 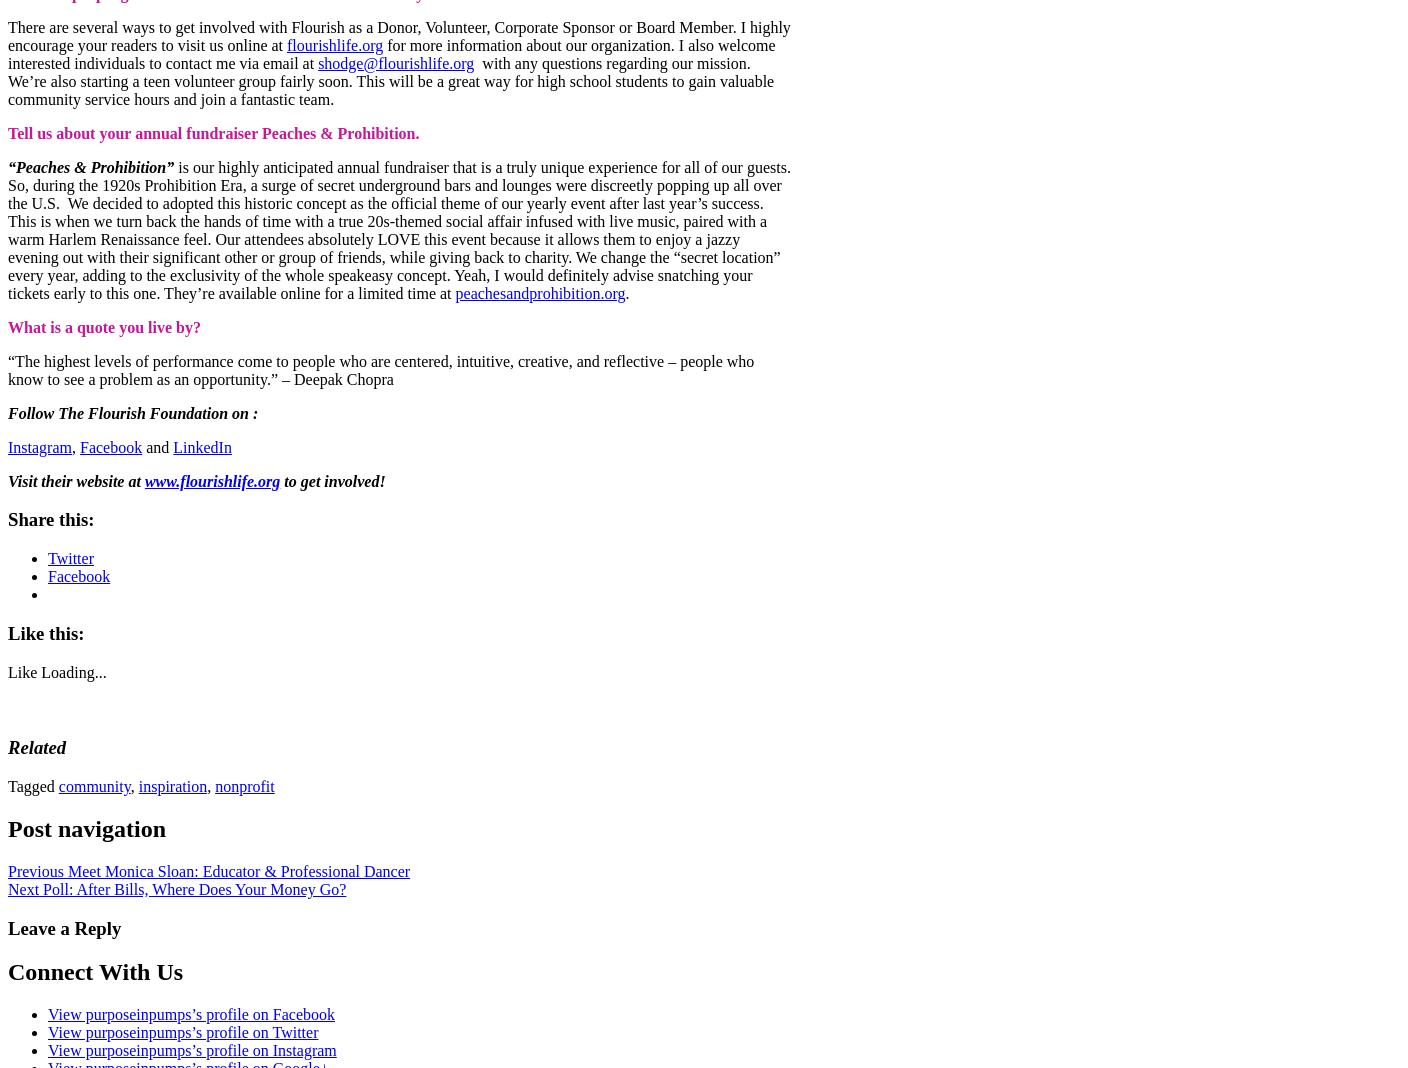 I want to click on 'View purposeinpumps’s profile on Facebook', so click(x=190, y=1014).